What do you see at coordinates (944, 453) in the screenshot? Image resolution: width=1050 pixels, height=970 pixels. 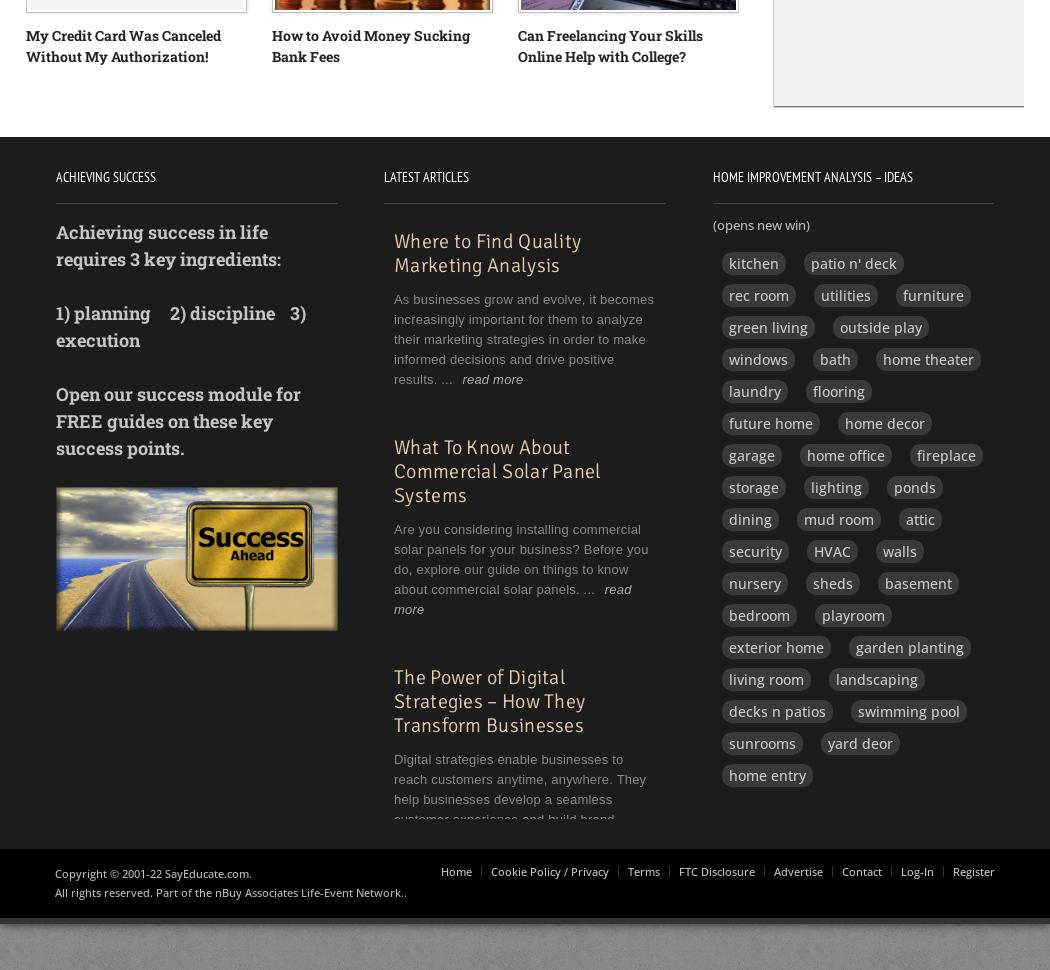 I see `'fireplace'` at bounding box center [944, 453].